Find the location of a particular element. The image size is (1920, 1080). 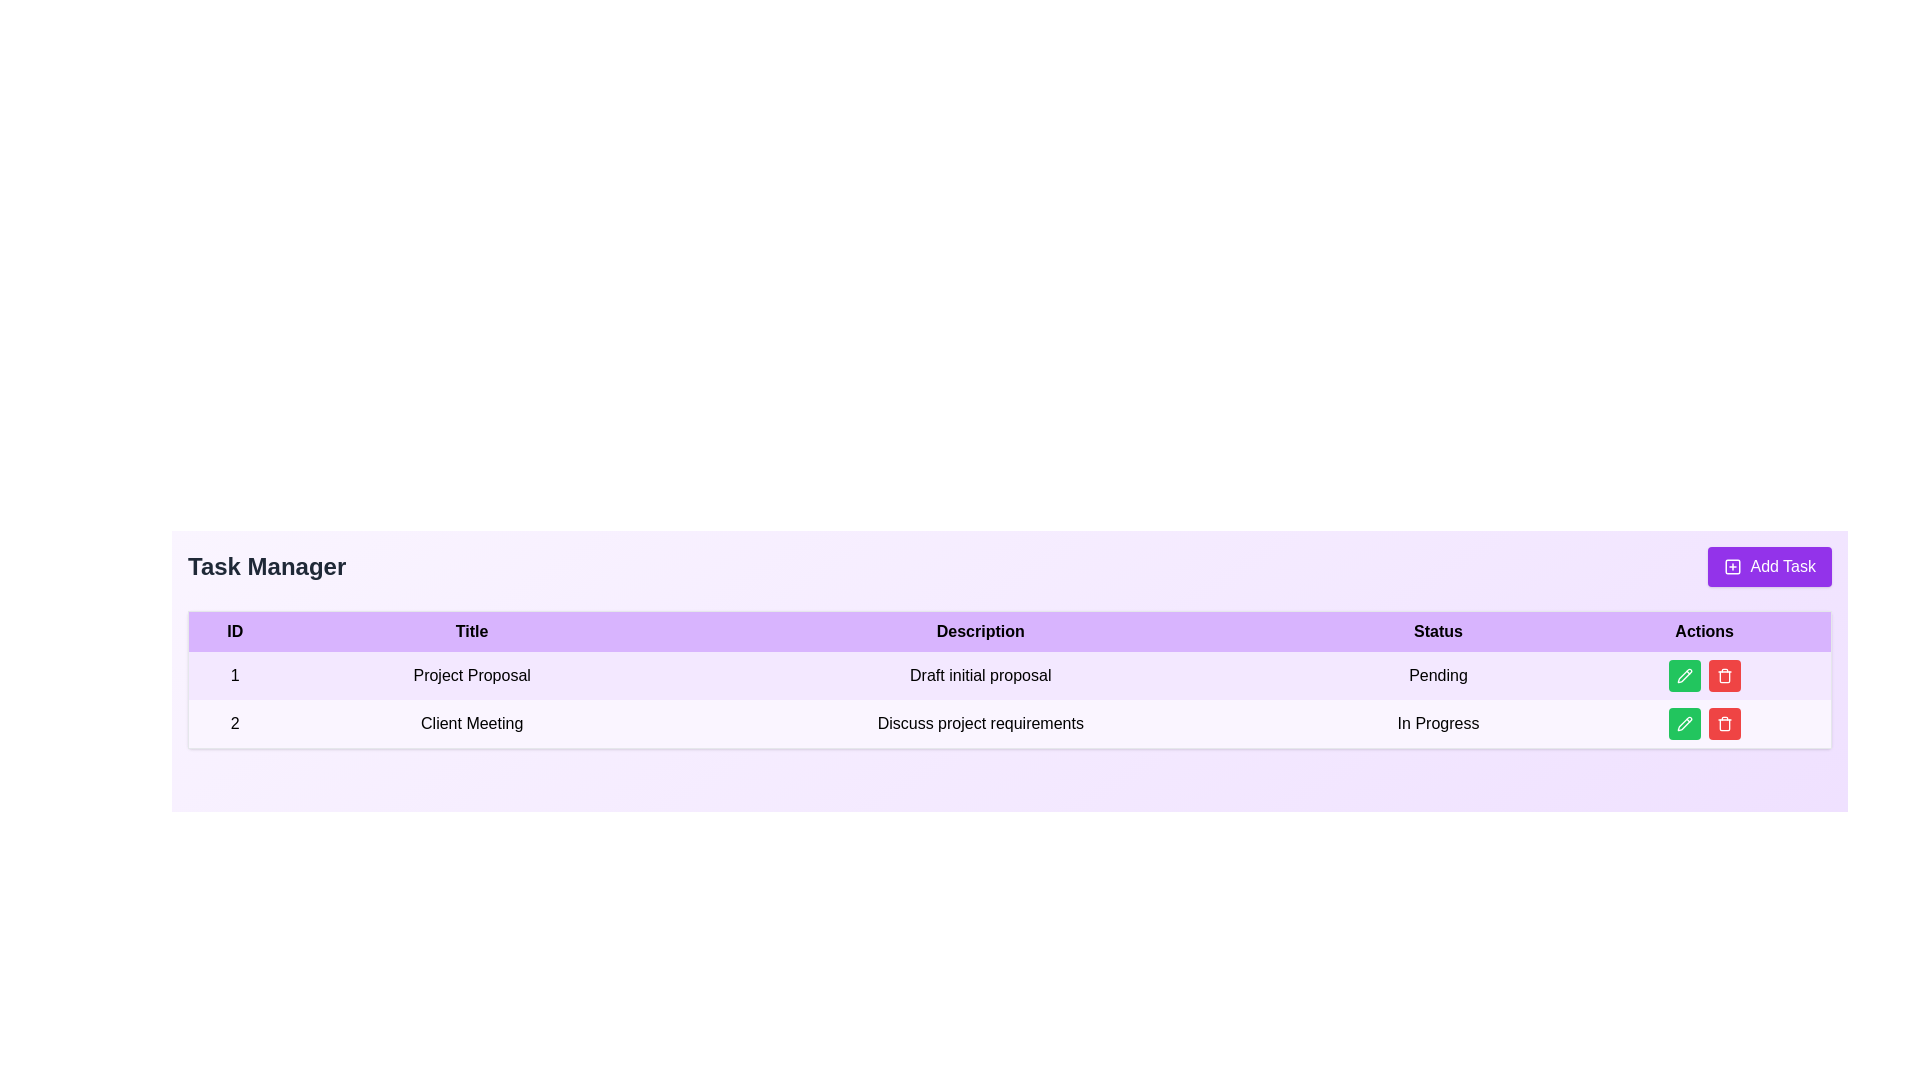

the text label 'Description' which is part of the table header, presented in bold black typography on a light purple background, positioned between 'Title' and 'Status' is located at coordinates (980, 631).